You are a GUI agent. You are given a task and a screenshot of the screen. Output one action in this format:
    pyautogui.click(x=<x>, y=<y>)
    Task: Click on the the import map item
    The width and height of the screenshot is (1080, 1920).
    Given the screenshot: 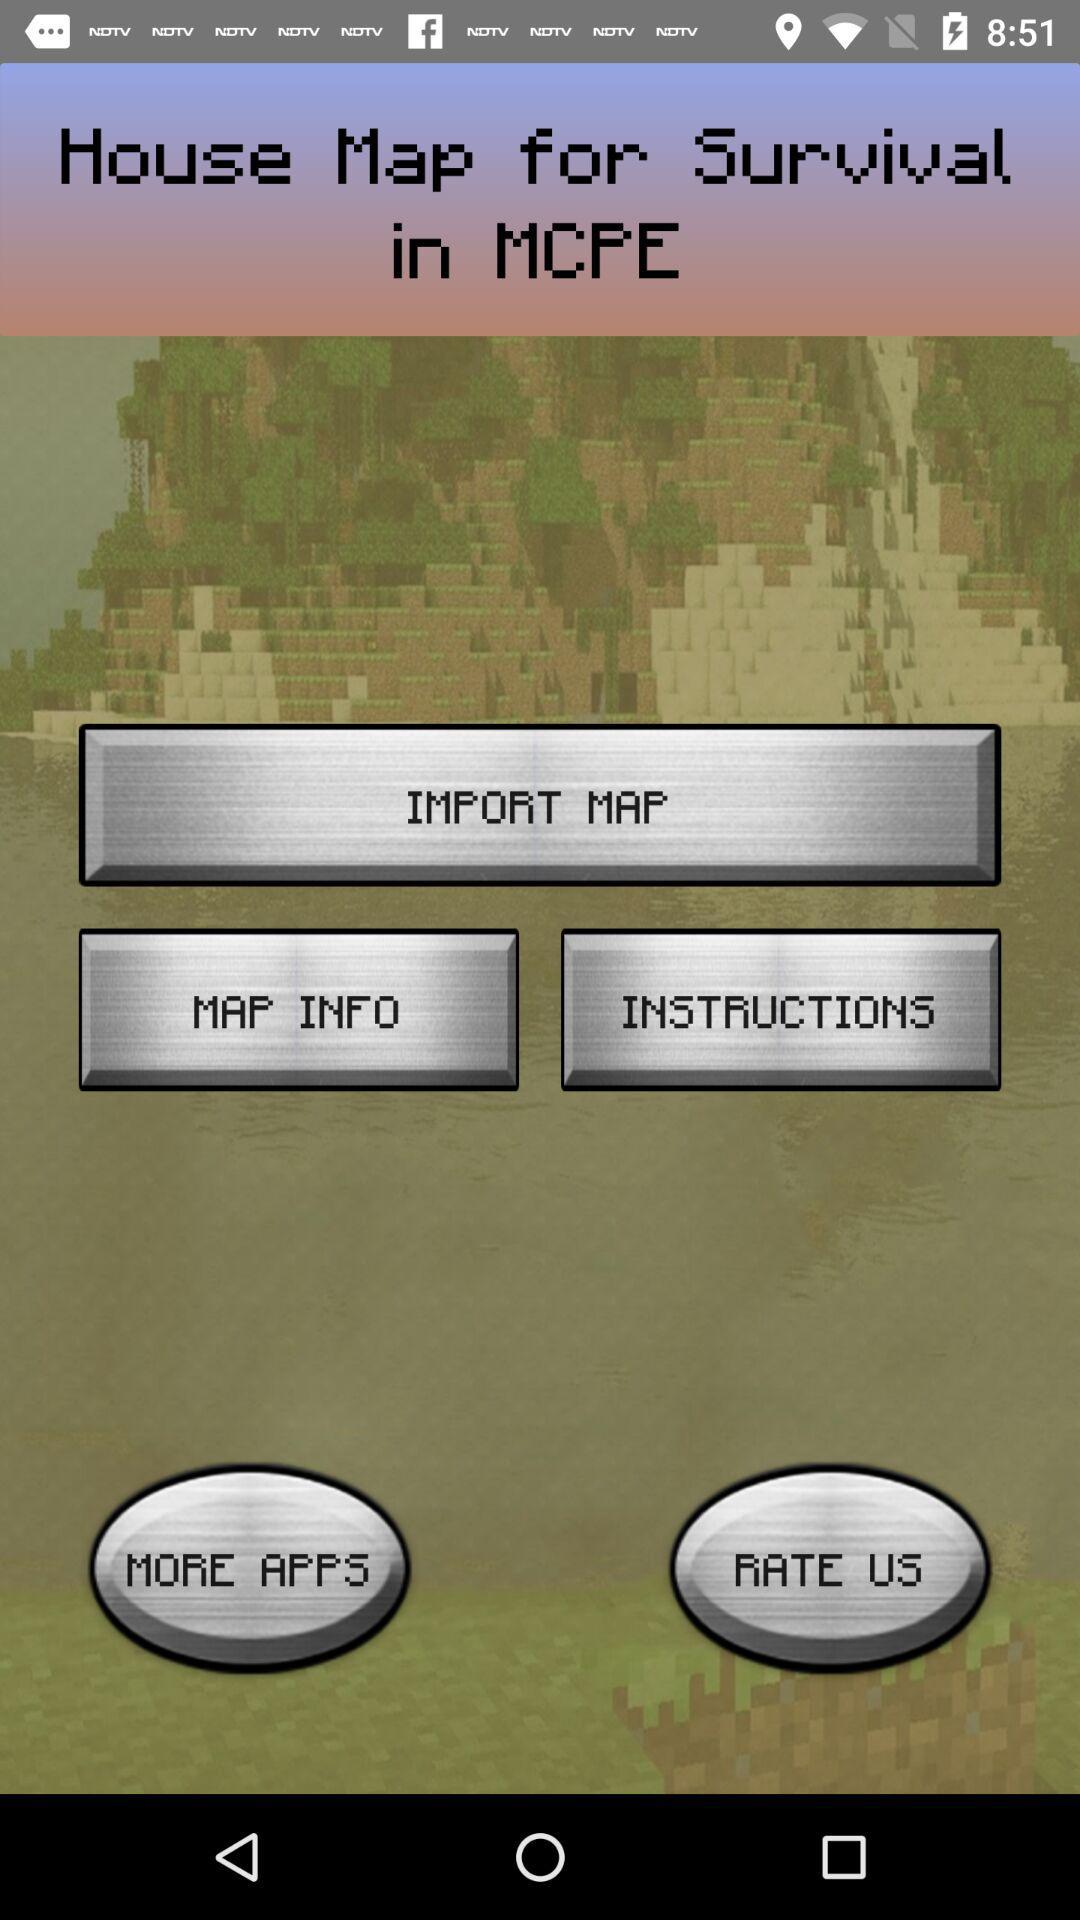 What is the action you would take?
    pyautogui.click(x=540, y=805)
    